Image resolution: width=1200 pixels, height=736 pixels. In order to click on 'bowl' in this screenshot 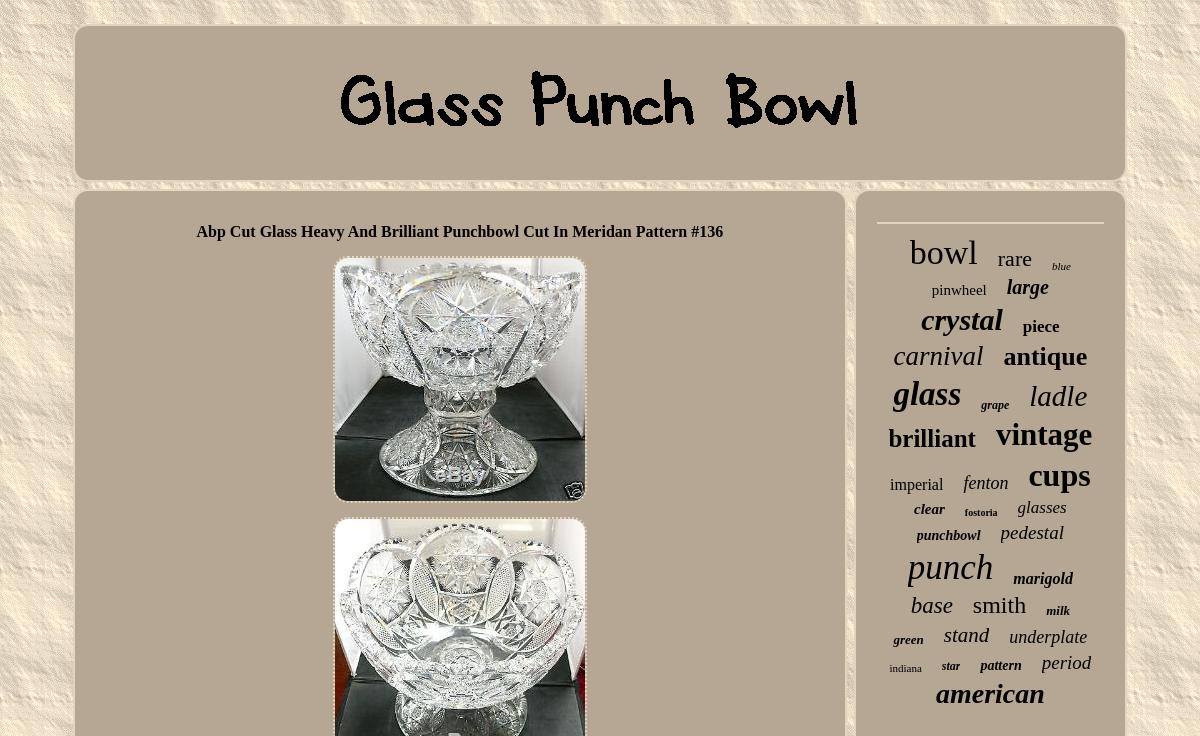, I will do `click(942, 252)`.